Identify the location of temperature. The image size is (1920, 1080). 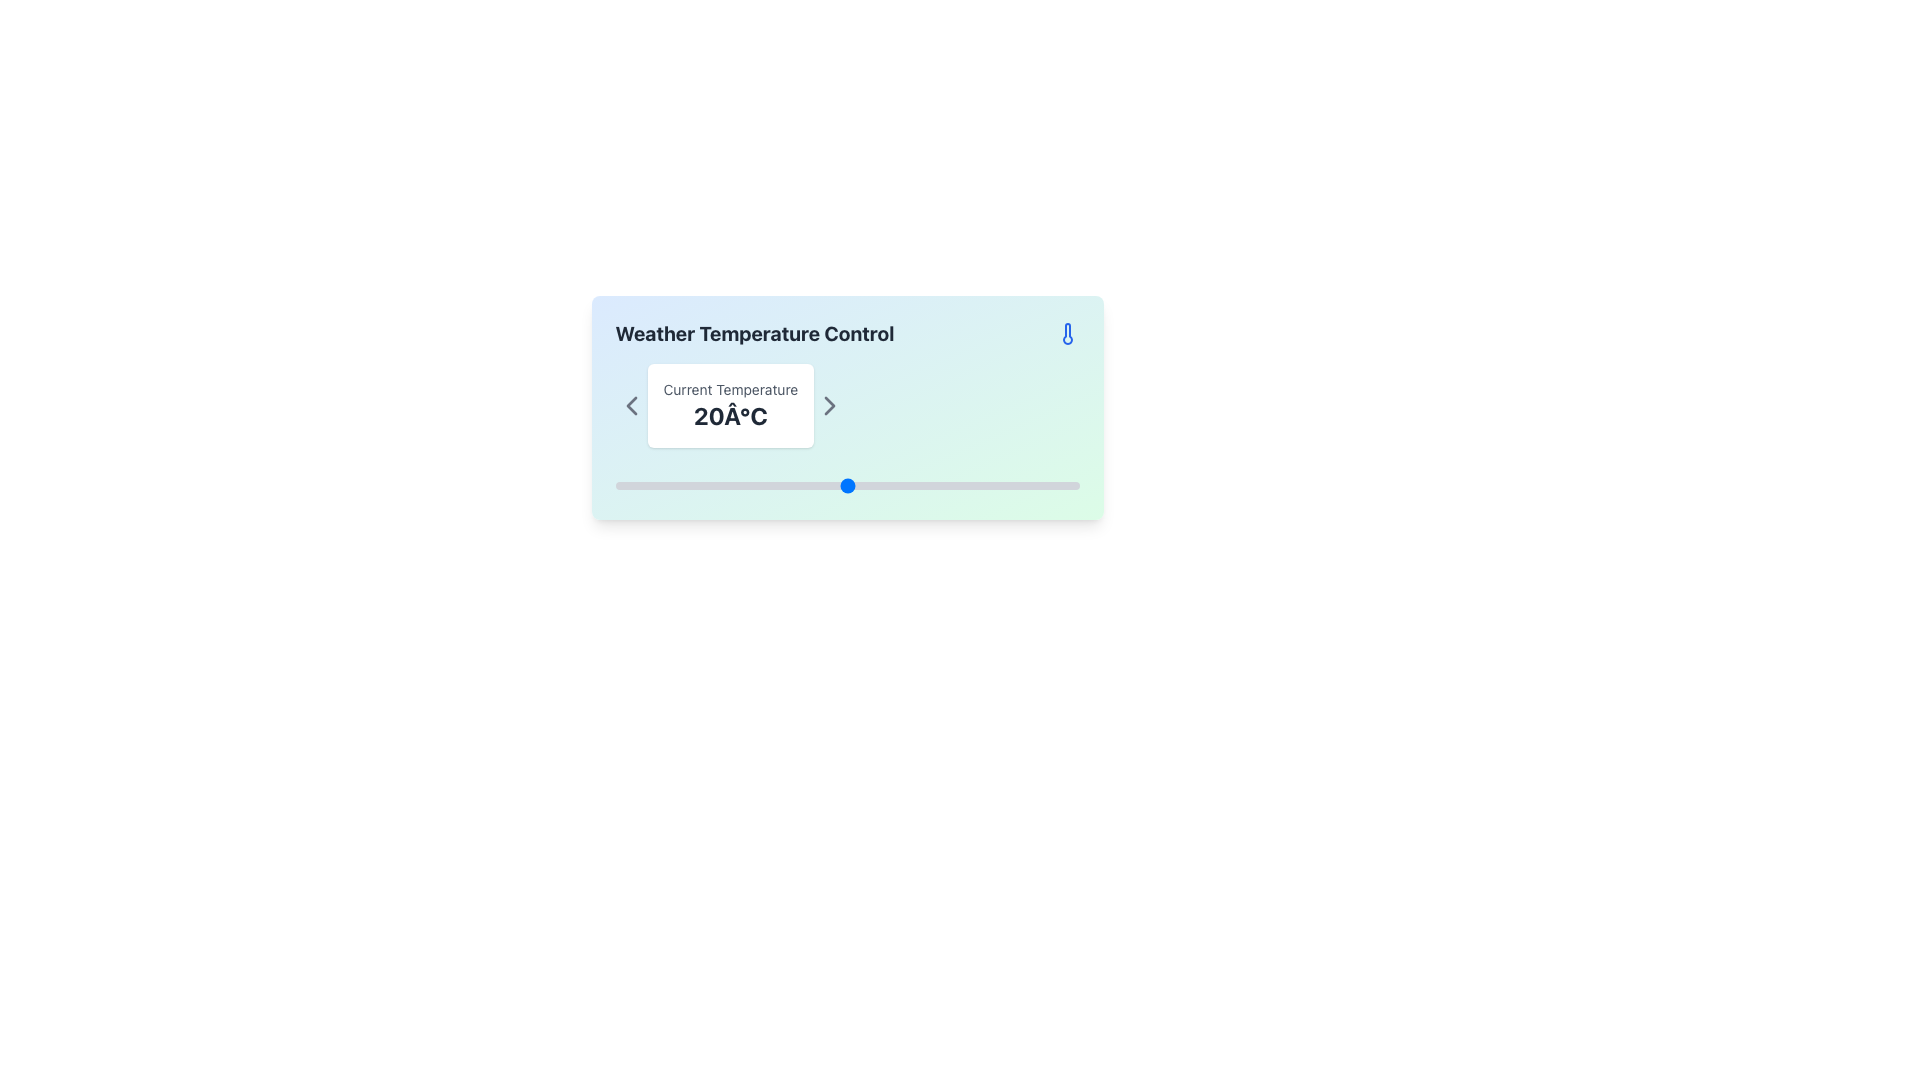
(824, 486).